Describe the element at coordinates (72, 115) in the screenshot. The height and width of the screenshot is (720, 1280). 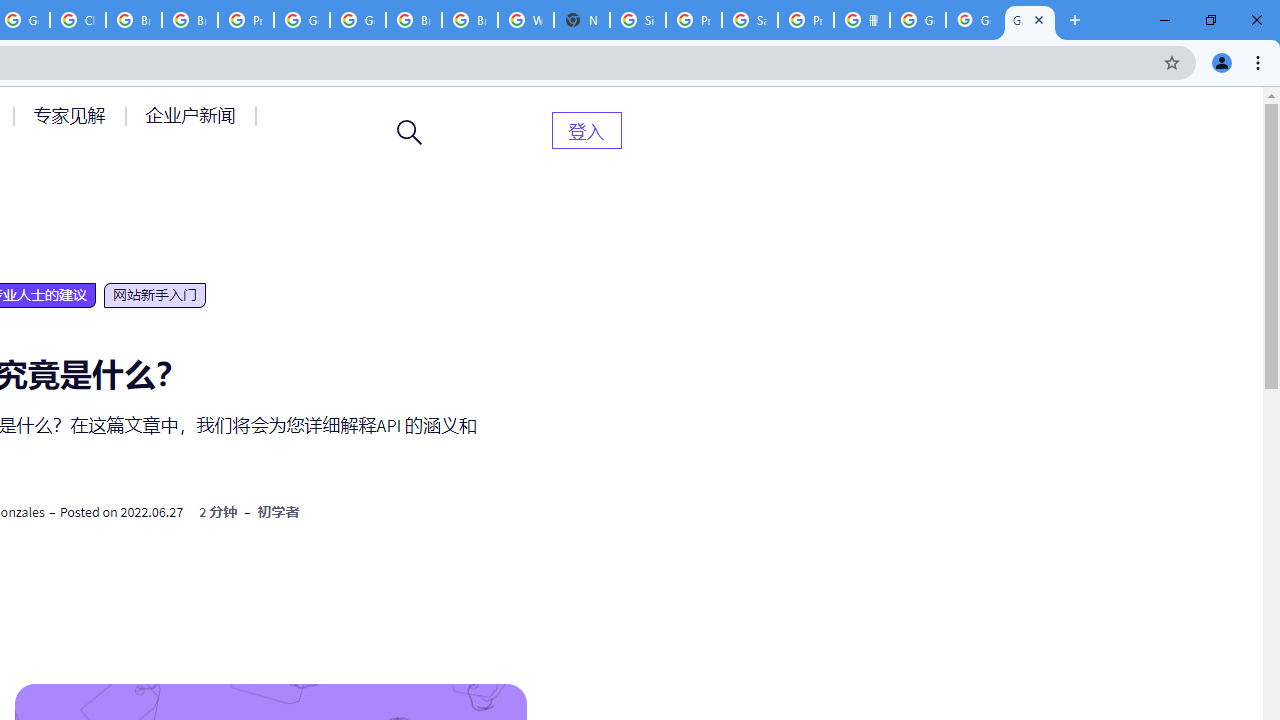
I see `'AutomationID: menu-item-77764'` at that location.